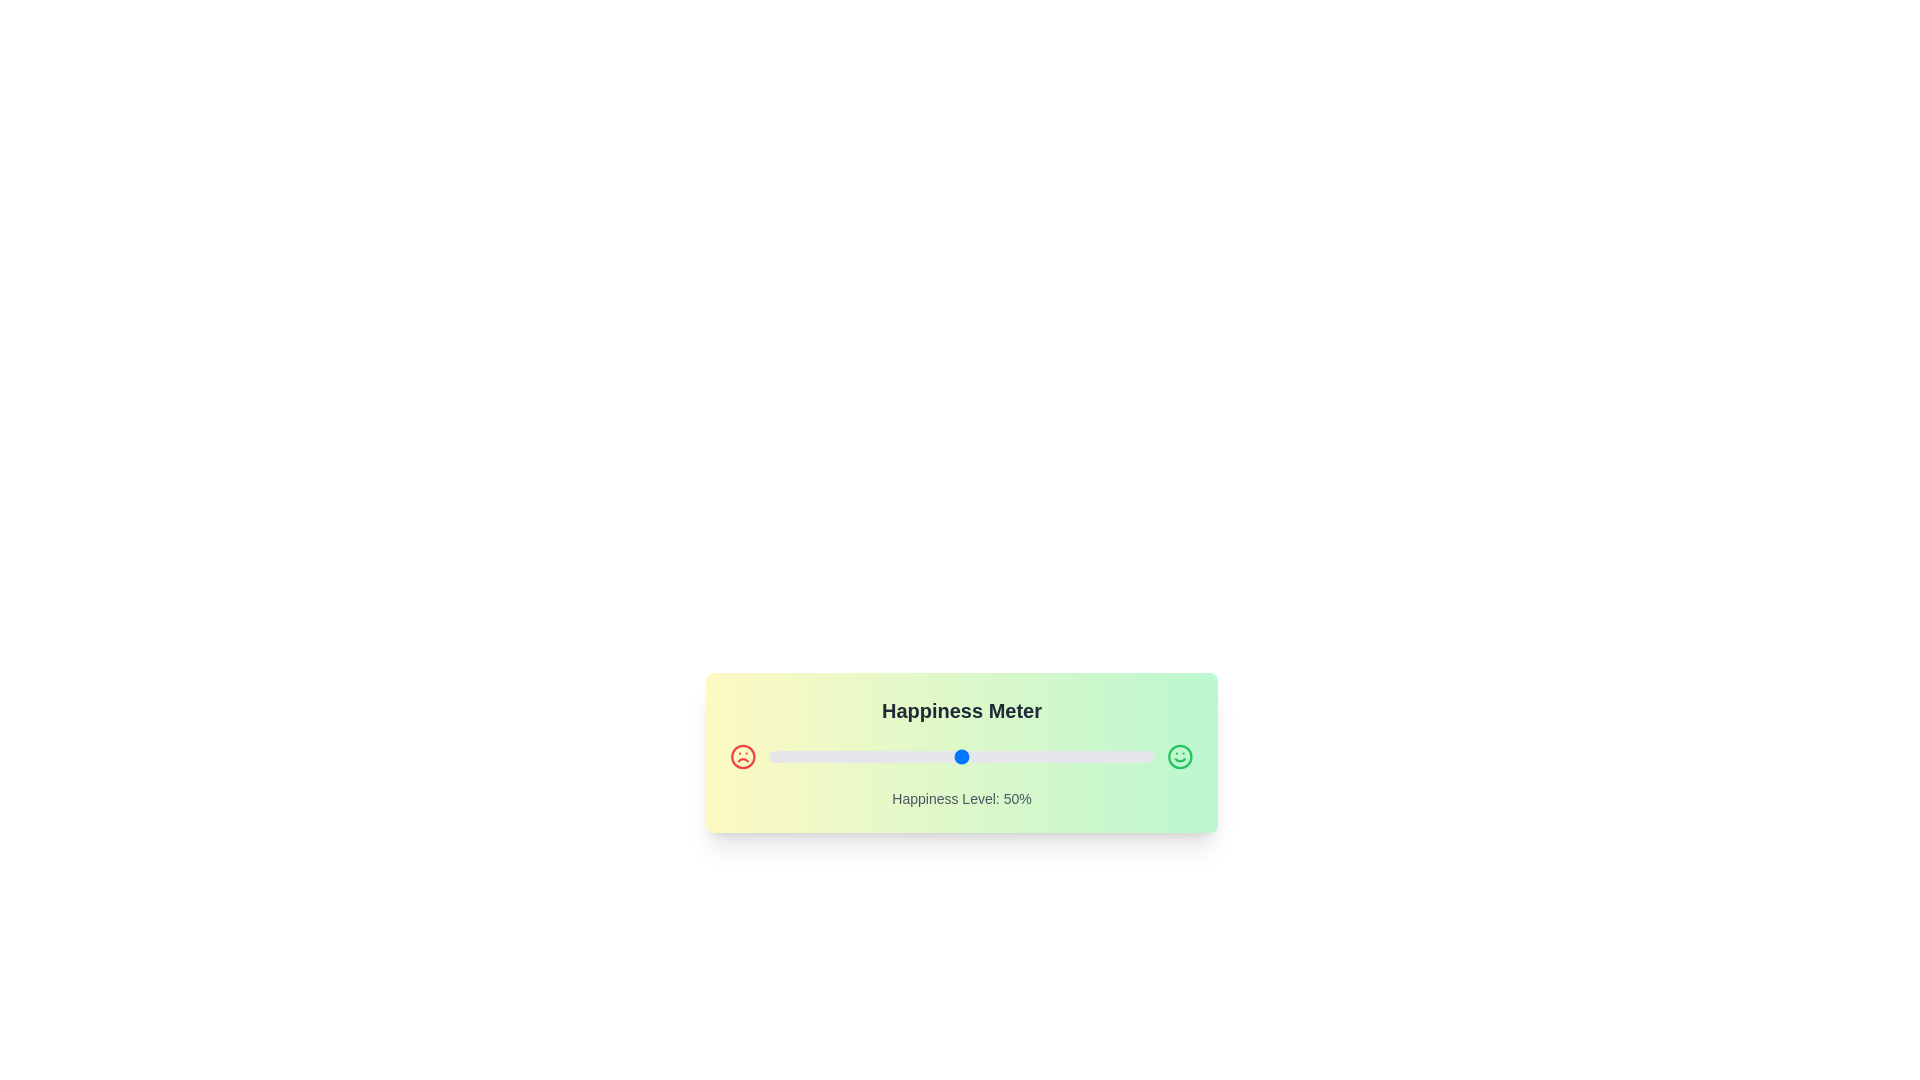 The height and width of the screenshot is (1080, 1920). I want to click on the slider to set the happiness level to 6%, so click(790, 756).